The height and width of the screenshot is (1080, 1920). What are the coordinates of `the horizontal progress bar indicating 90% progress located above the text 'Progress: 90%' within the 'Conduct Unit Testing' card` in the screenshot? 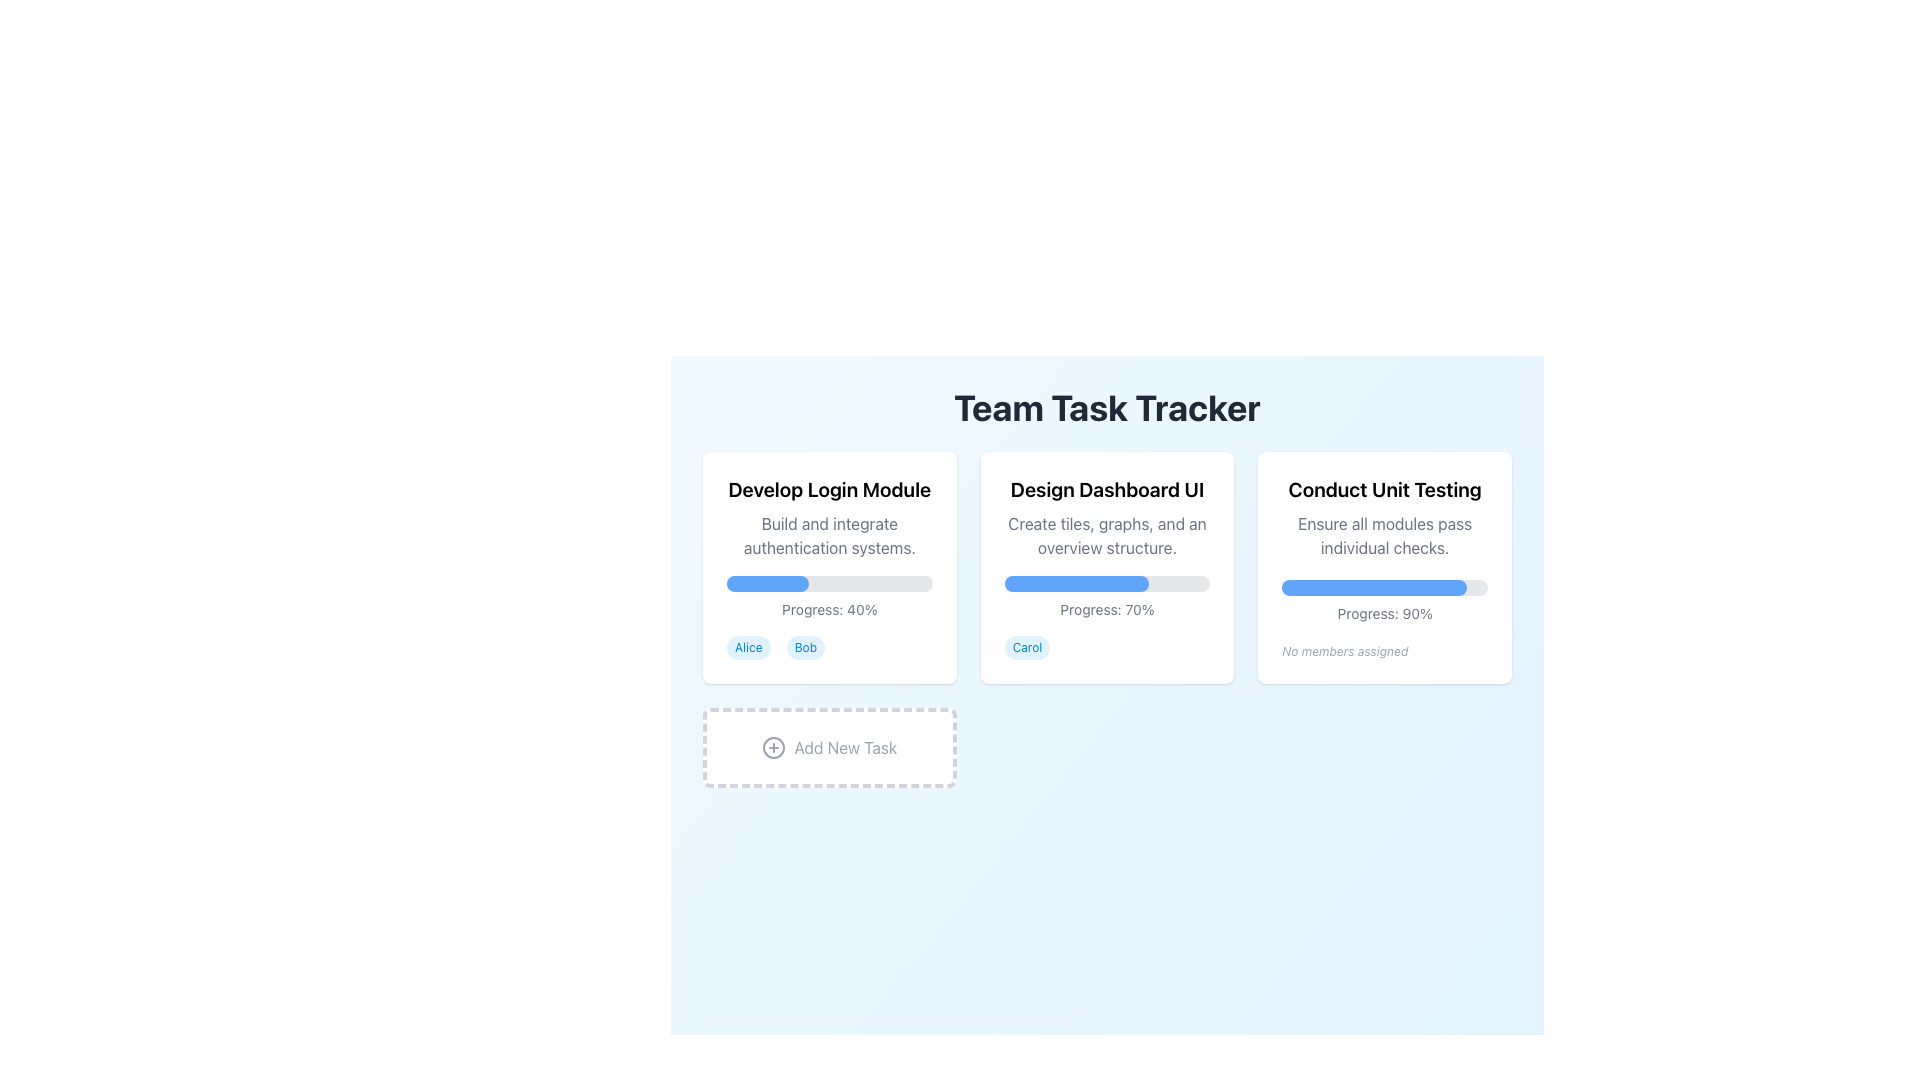 It's located at (1384, 586).